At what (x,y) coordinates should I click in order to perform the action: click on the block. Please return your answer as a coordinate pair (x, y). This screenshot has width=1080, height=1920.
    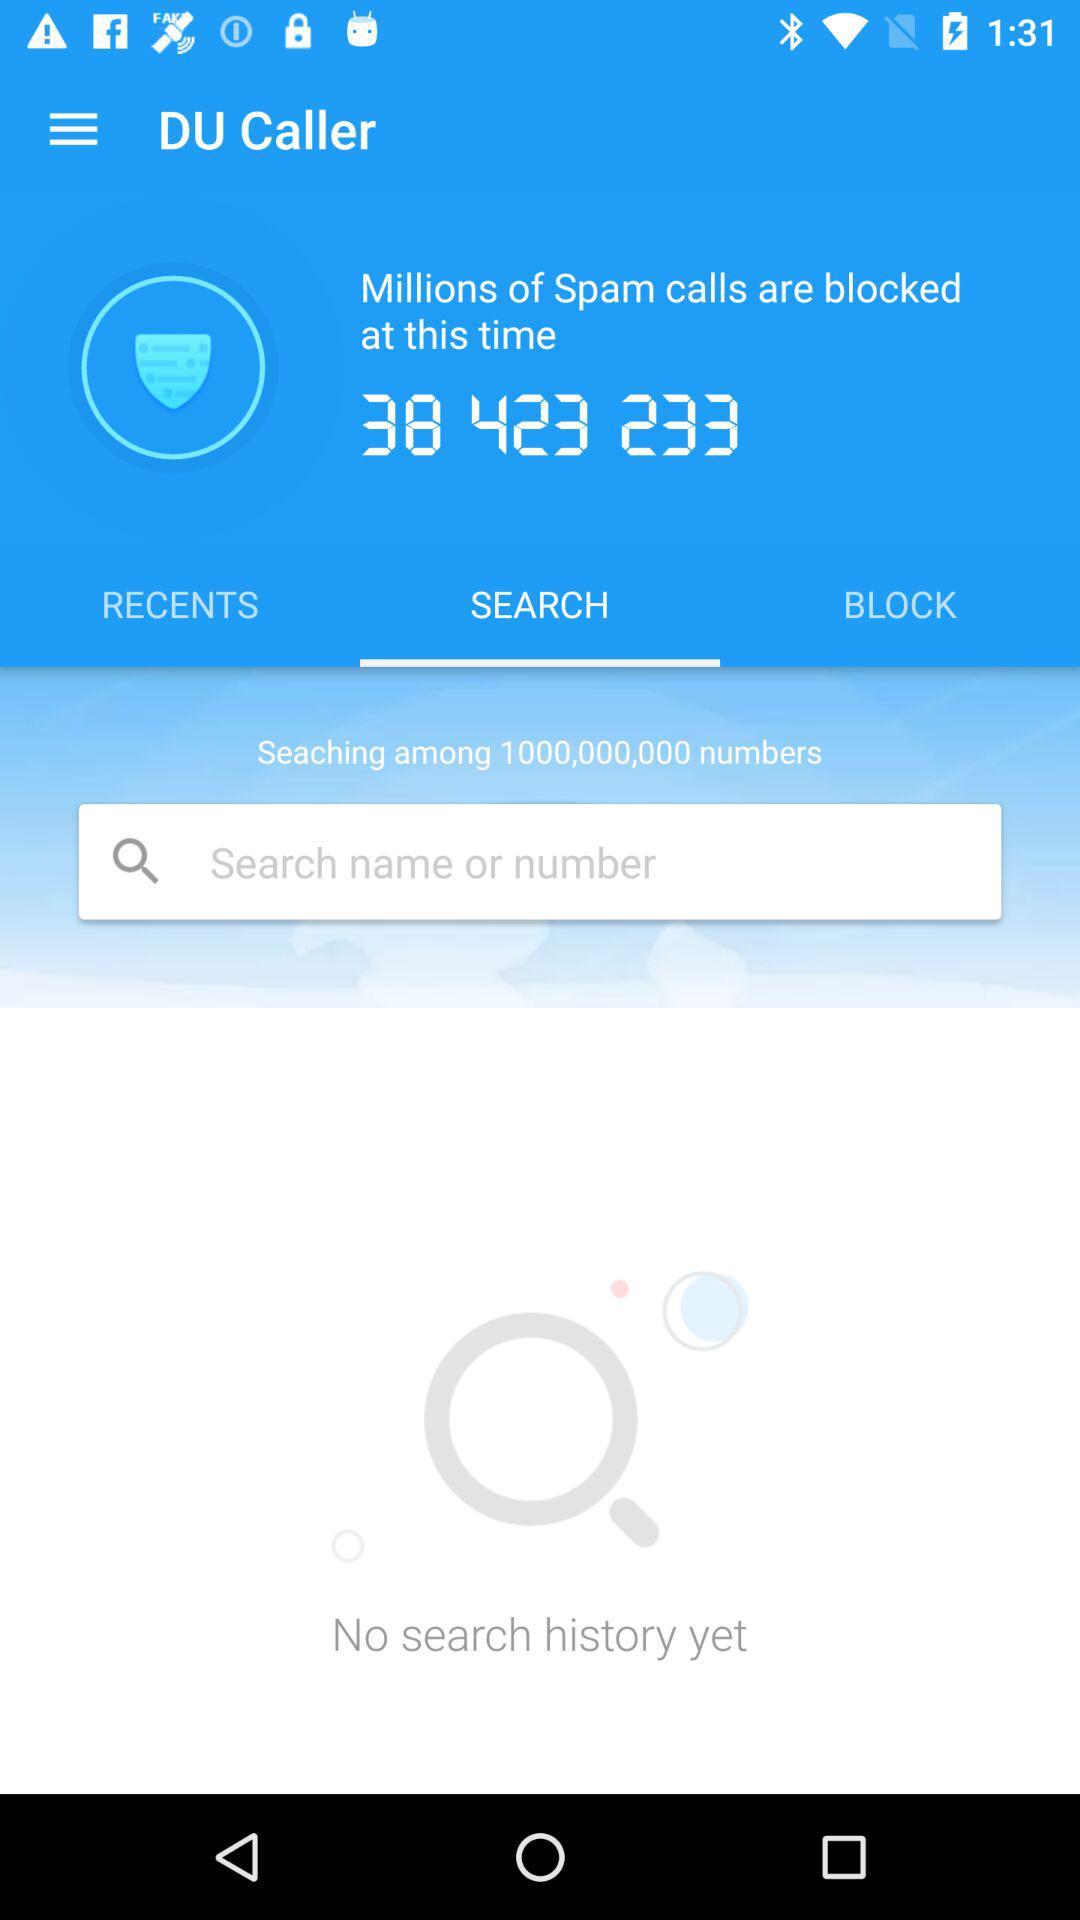
    Looking at the image, I should click on (898, 602).